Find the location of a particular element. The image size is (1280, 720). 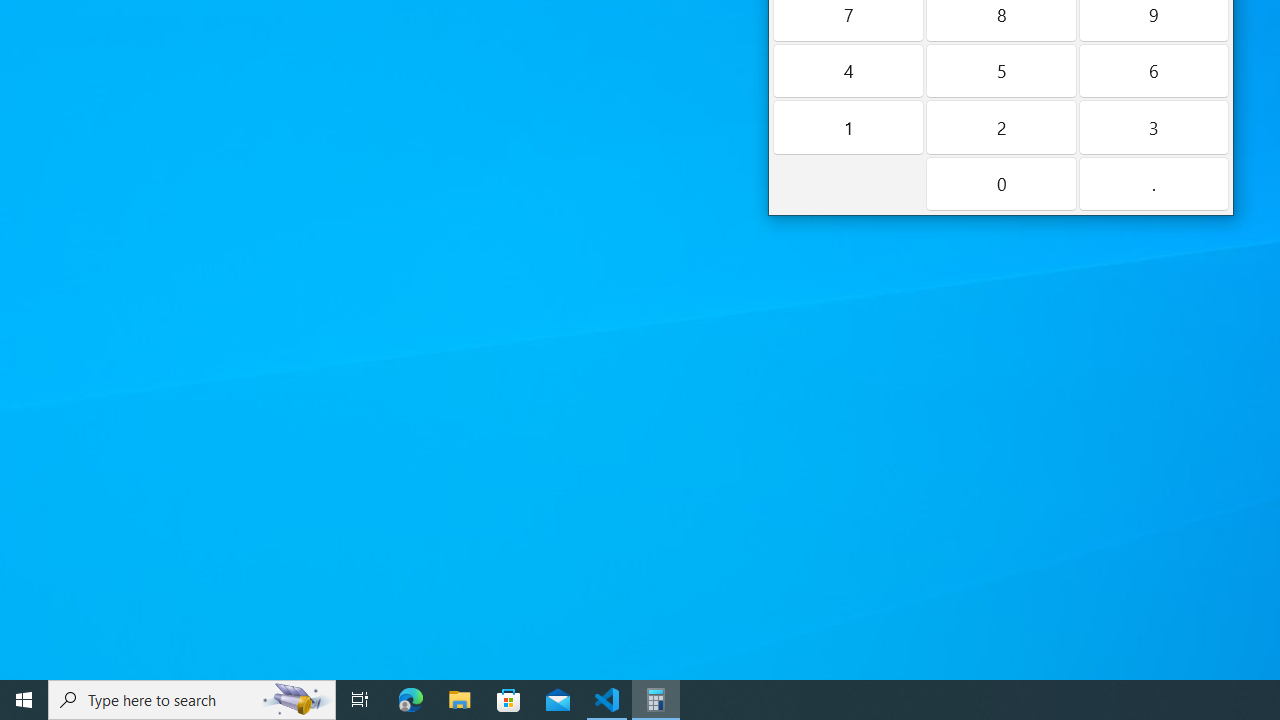

'Zero' is located at coordinates (1000, 183).